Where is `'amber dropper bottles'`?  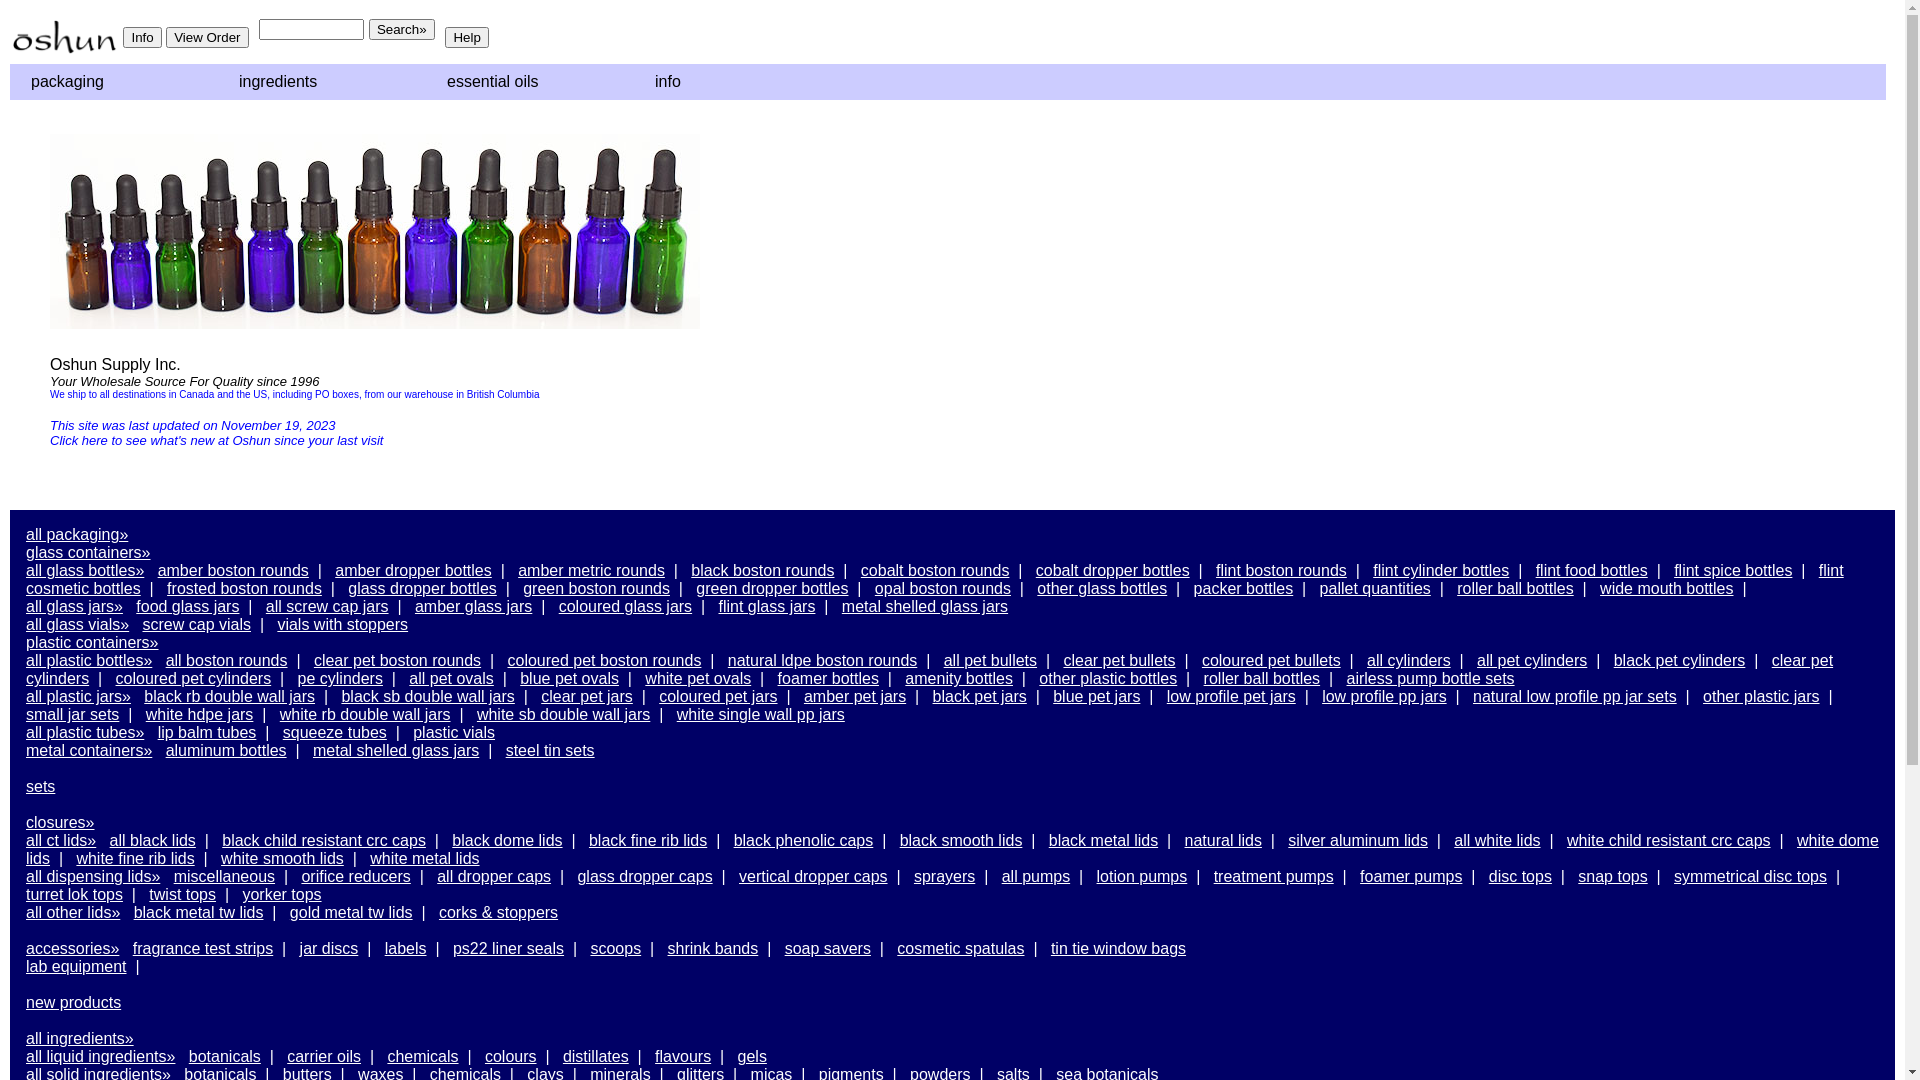
'amber dropper bottles' is located at coordinates (412, 570).